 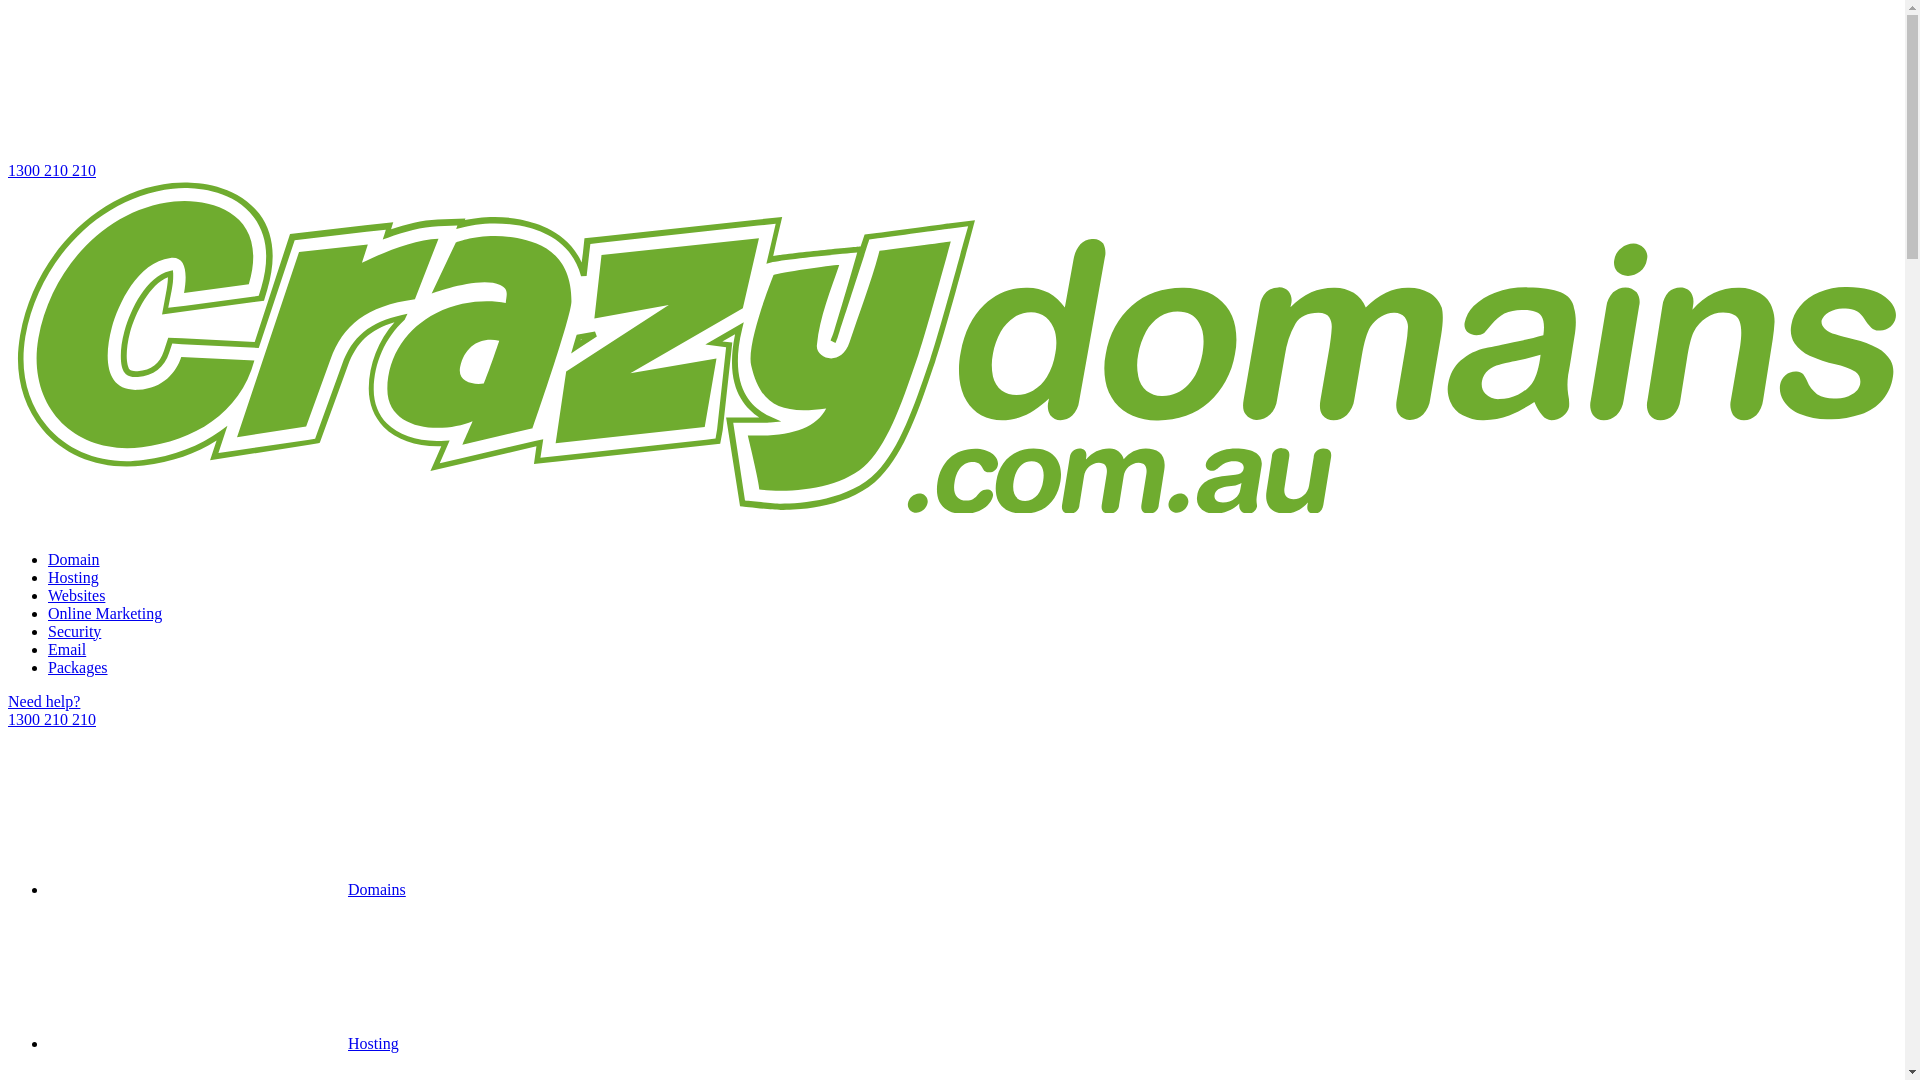 I want to click on '1300 210 210', so click(x=8, y=93).